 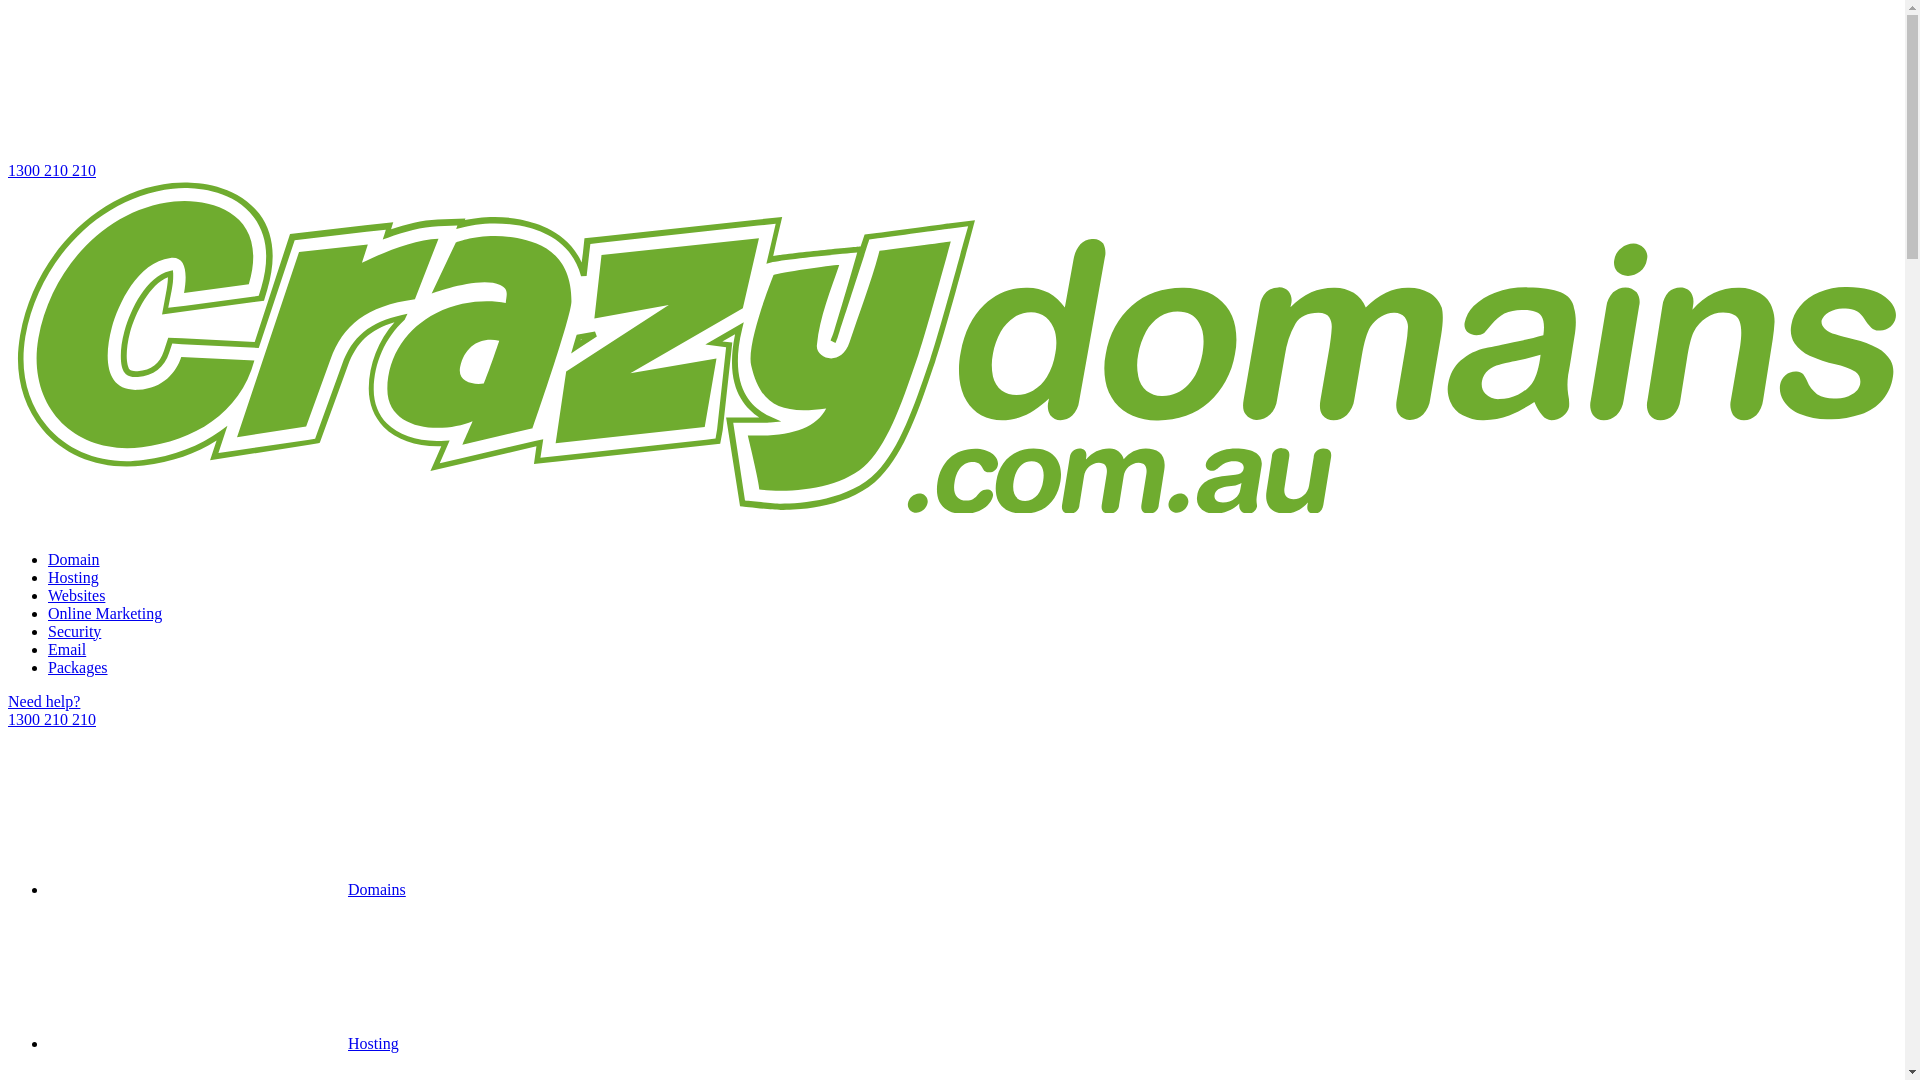 I want to click on '1300 210 210', so click(x=8, y=93).